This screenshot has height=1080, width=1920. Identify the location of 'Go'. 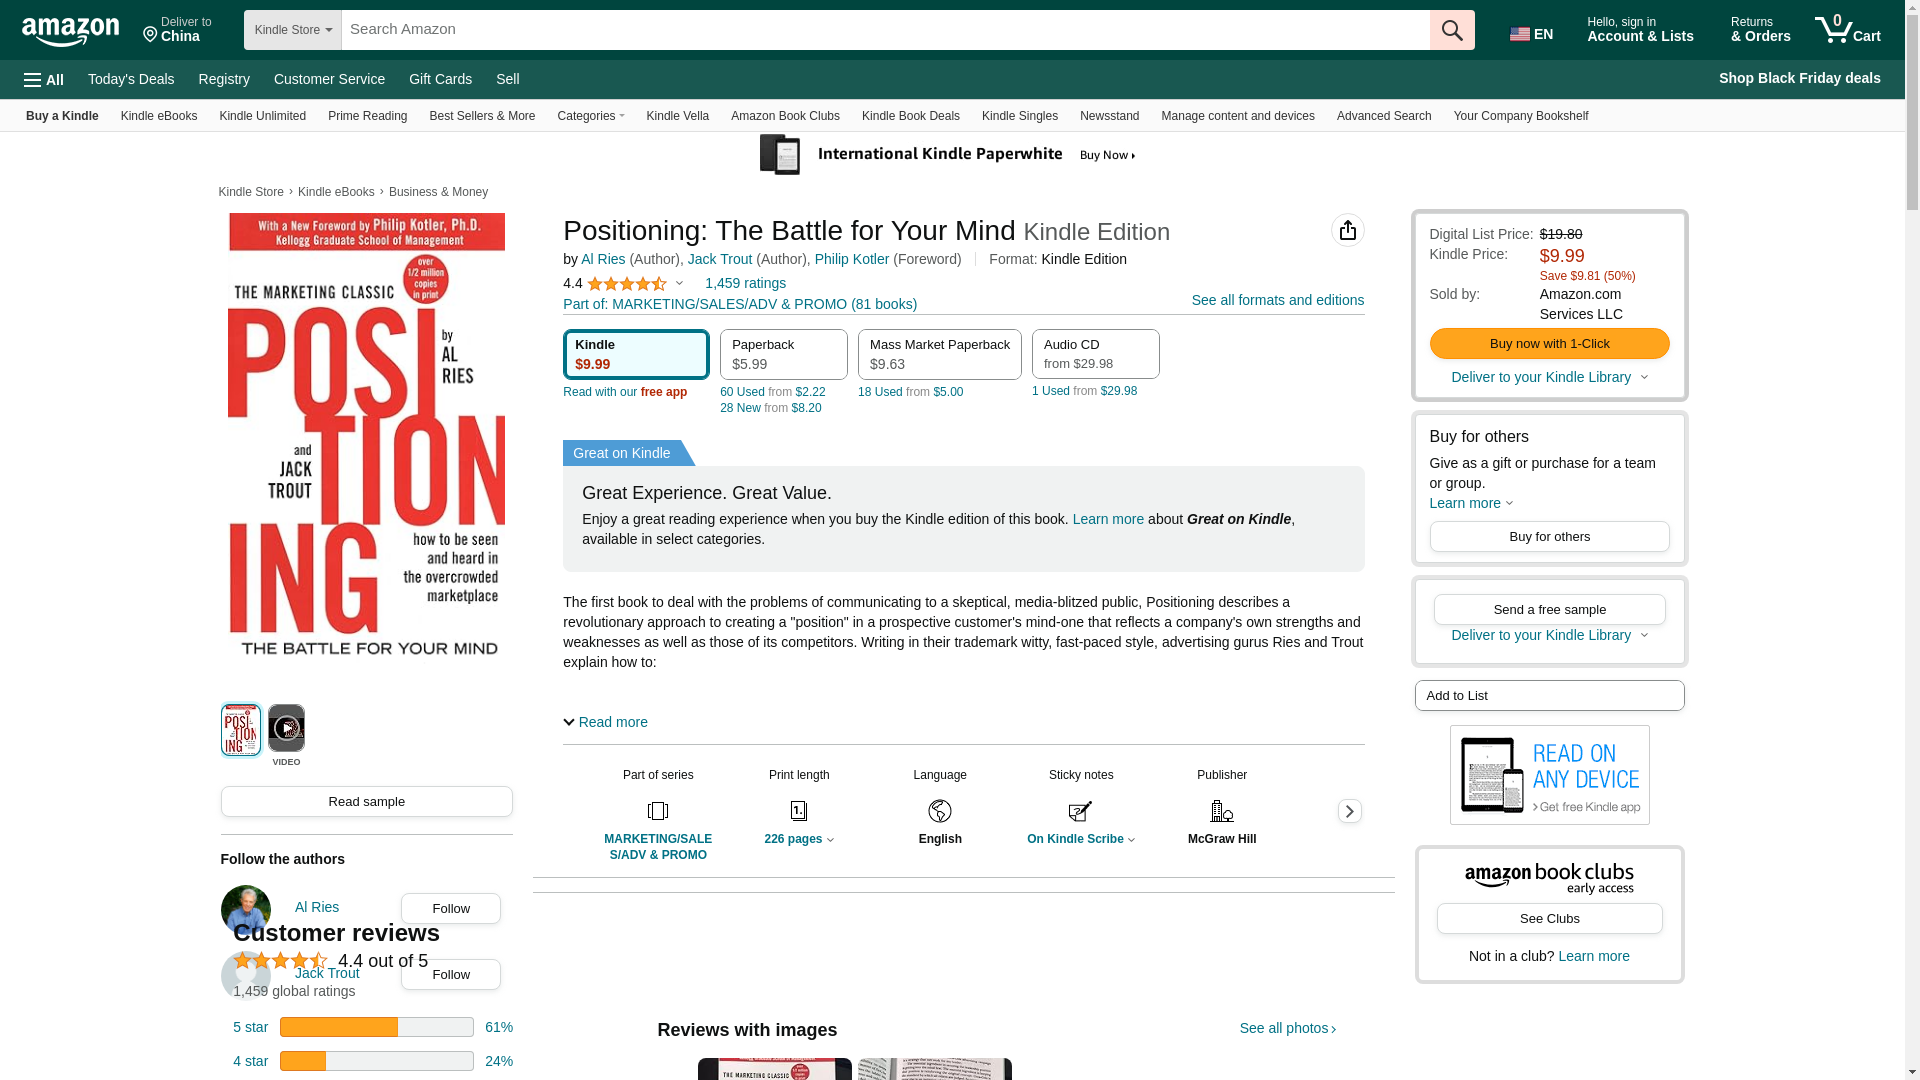
(1452, 30).